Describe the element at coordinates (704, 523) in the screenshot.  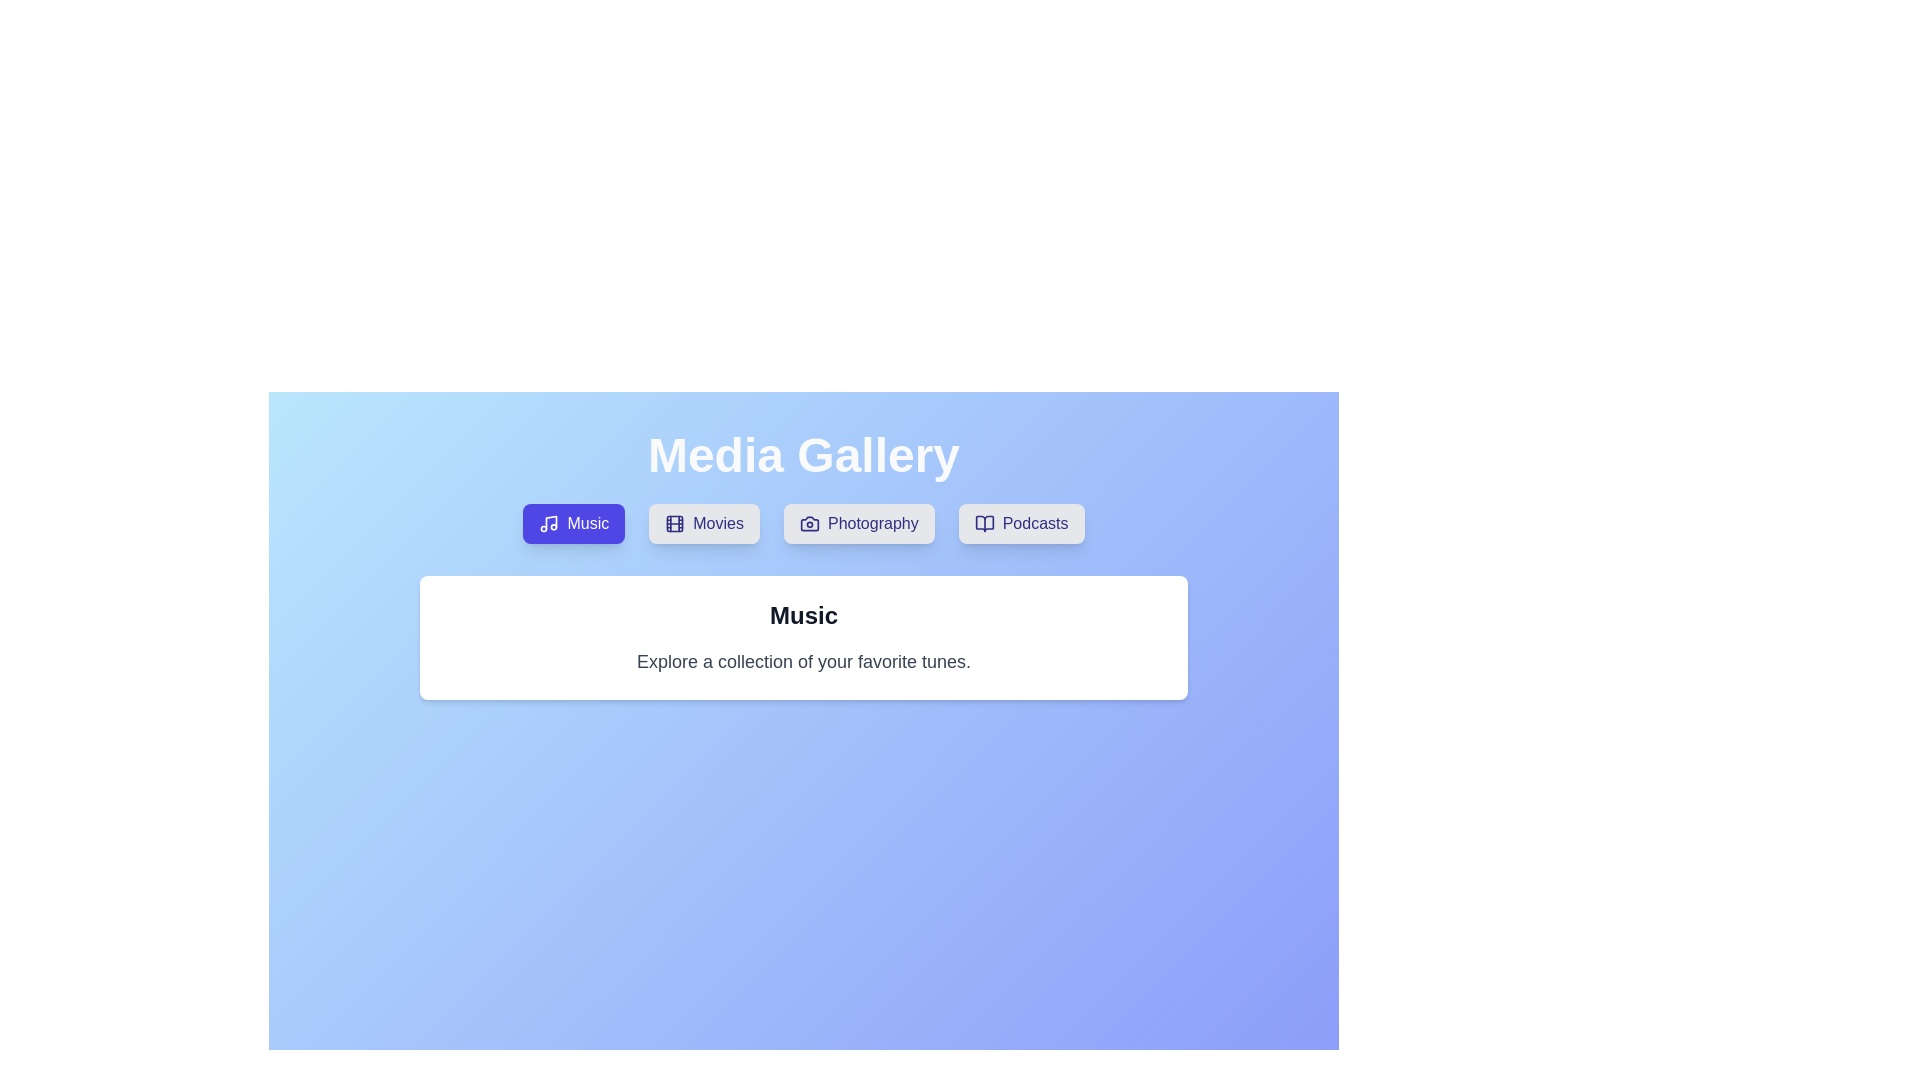
I see `the Movies tab by clicking on its button` at that location.